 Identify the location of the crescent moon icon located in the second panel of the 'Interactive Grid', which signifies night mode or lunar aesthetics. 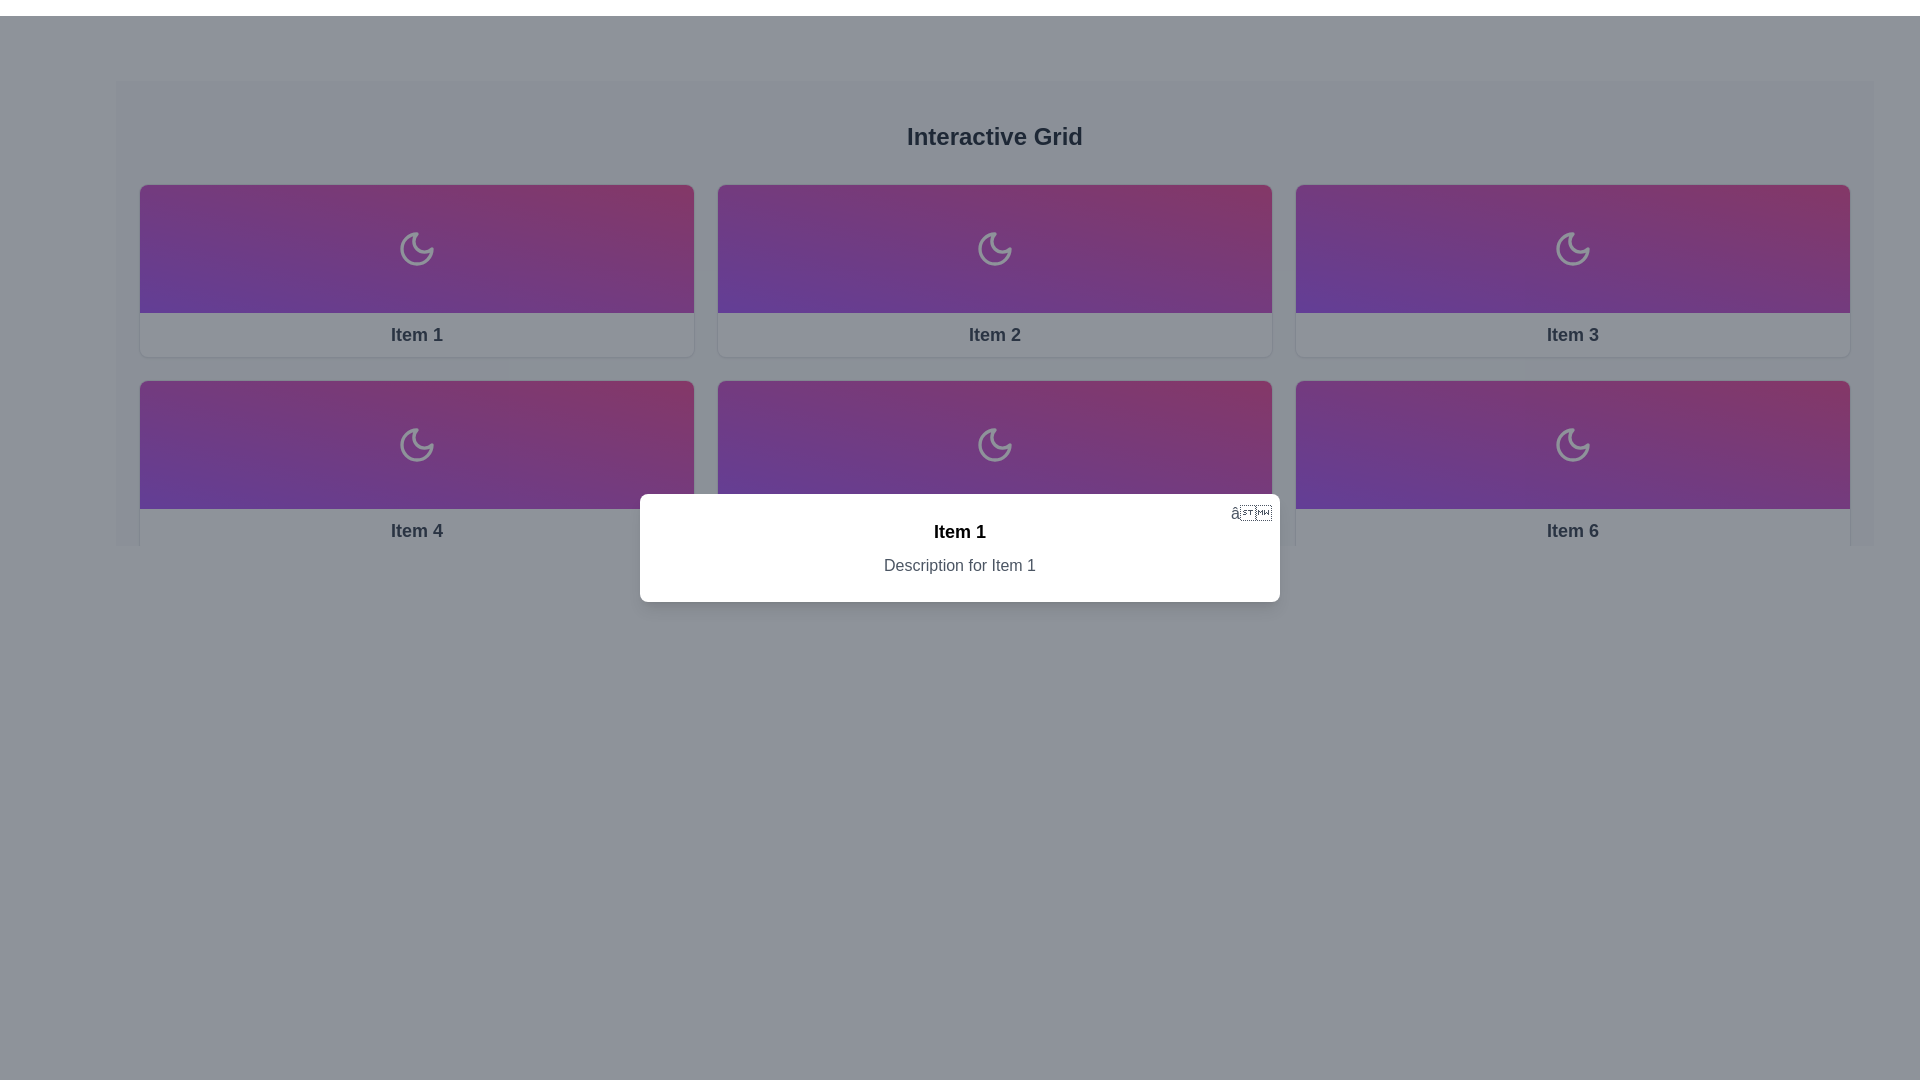
(994, 248).